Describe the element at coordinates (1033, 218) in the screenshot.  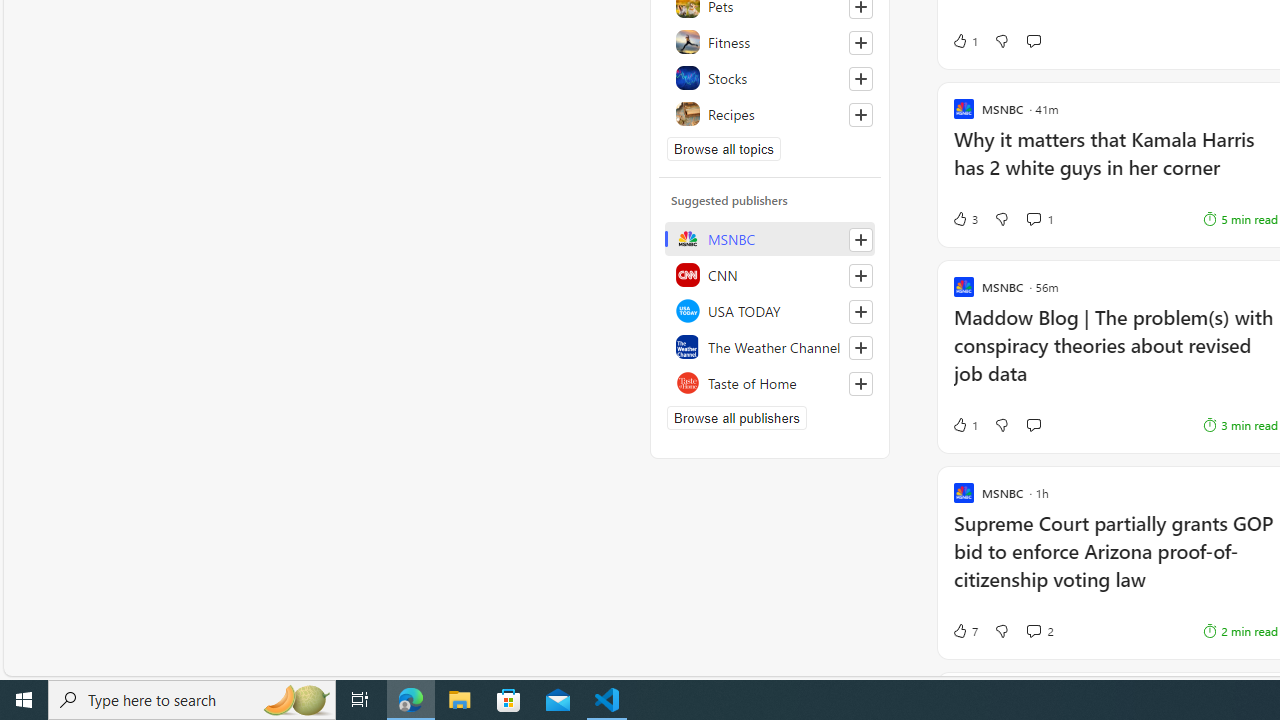
I see `'View comments 1 Comment'` at that location.